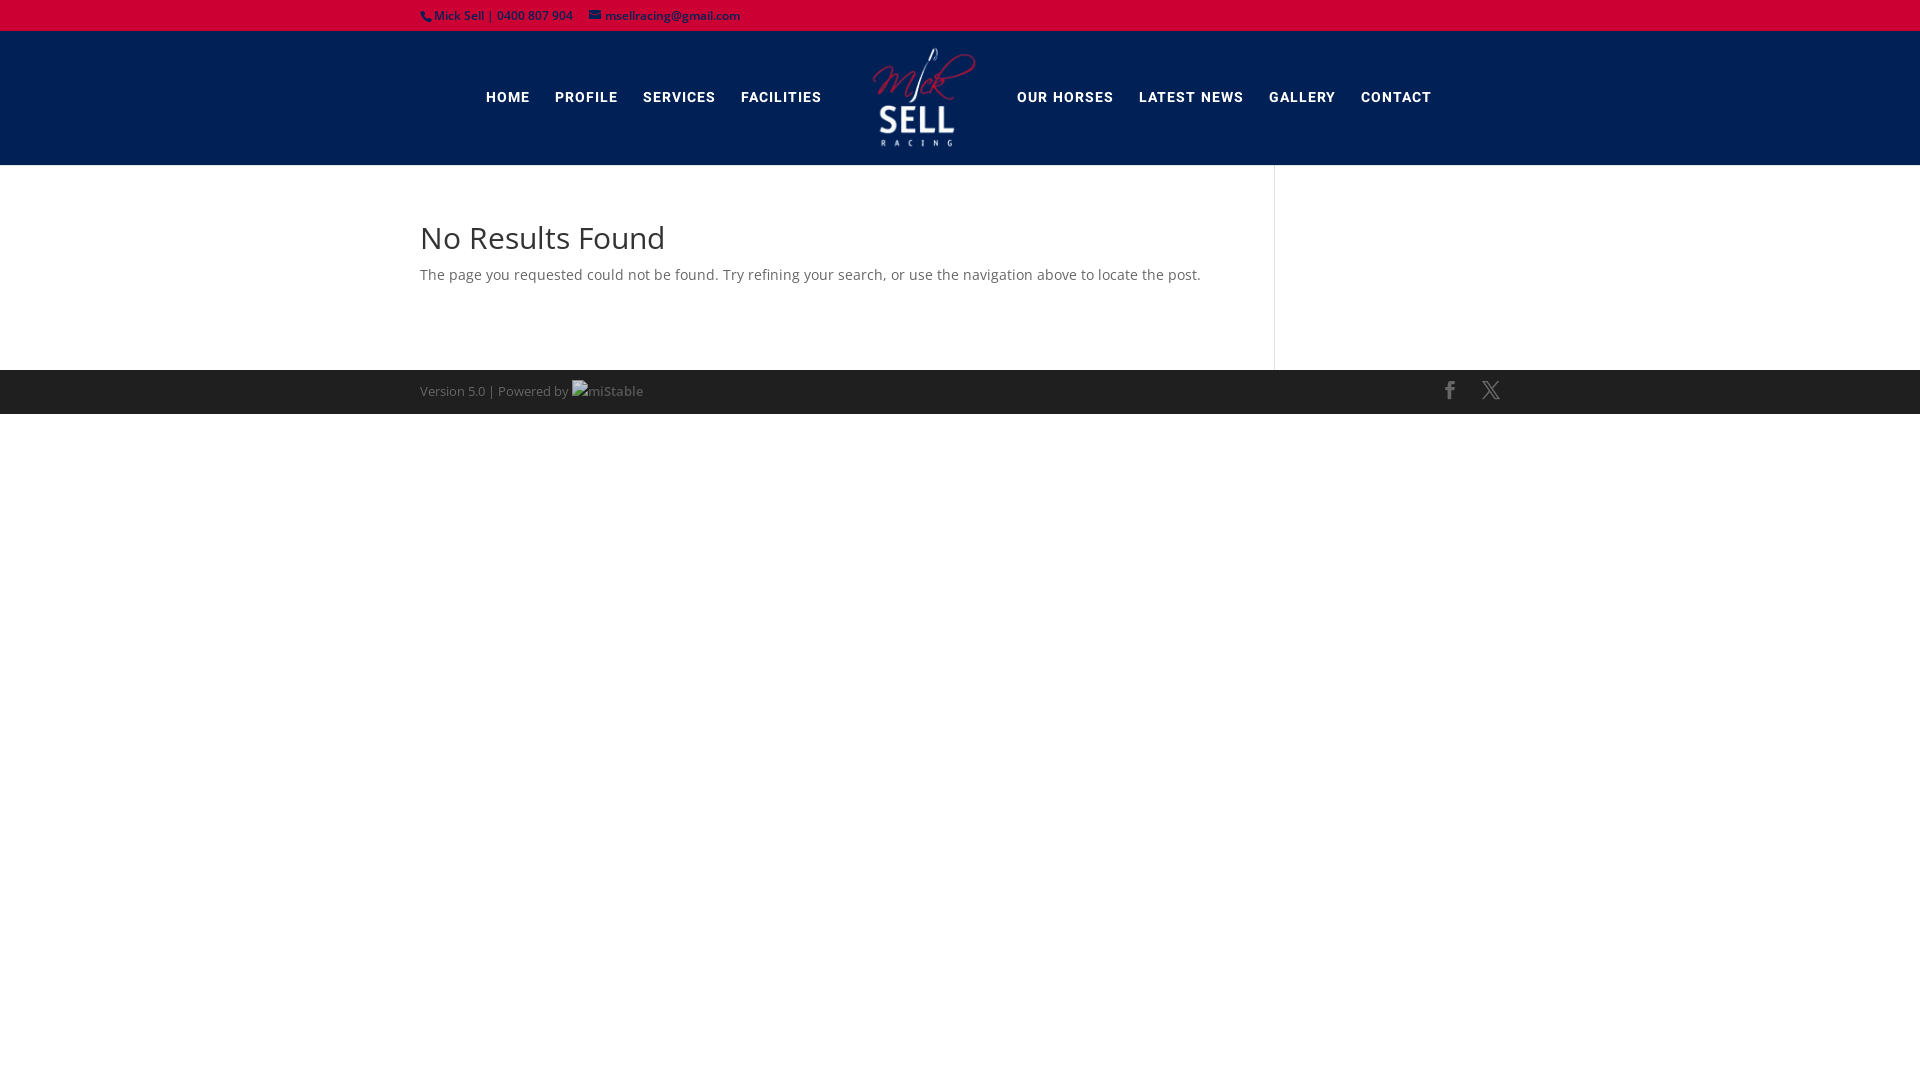 This screenshot has height=1080, width=1920. What do you see at coordinates (780, 97) in the screenshot?
I see `'FACILITIES'` at bounding box center [780, 97].